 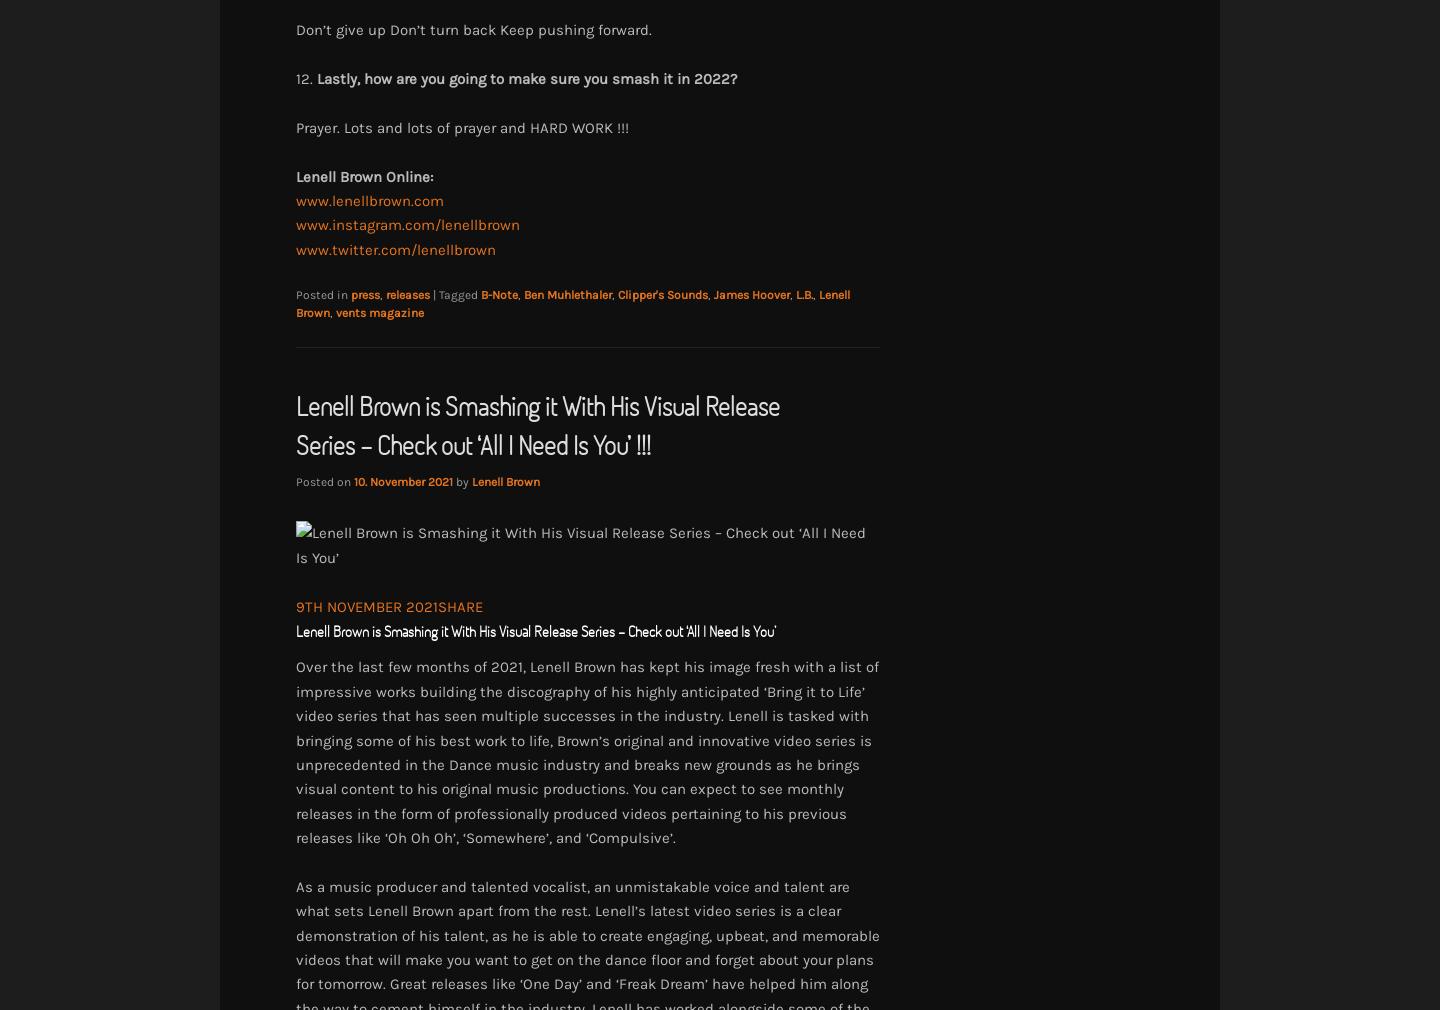 I want to click on 'L.B.', so click(x=796, y=295).